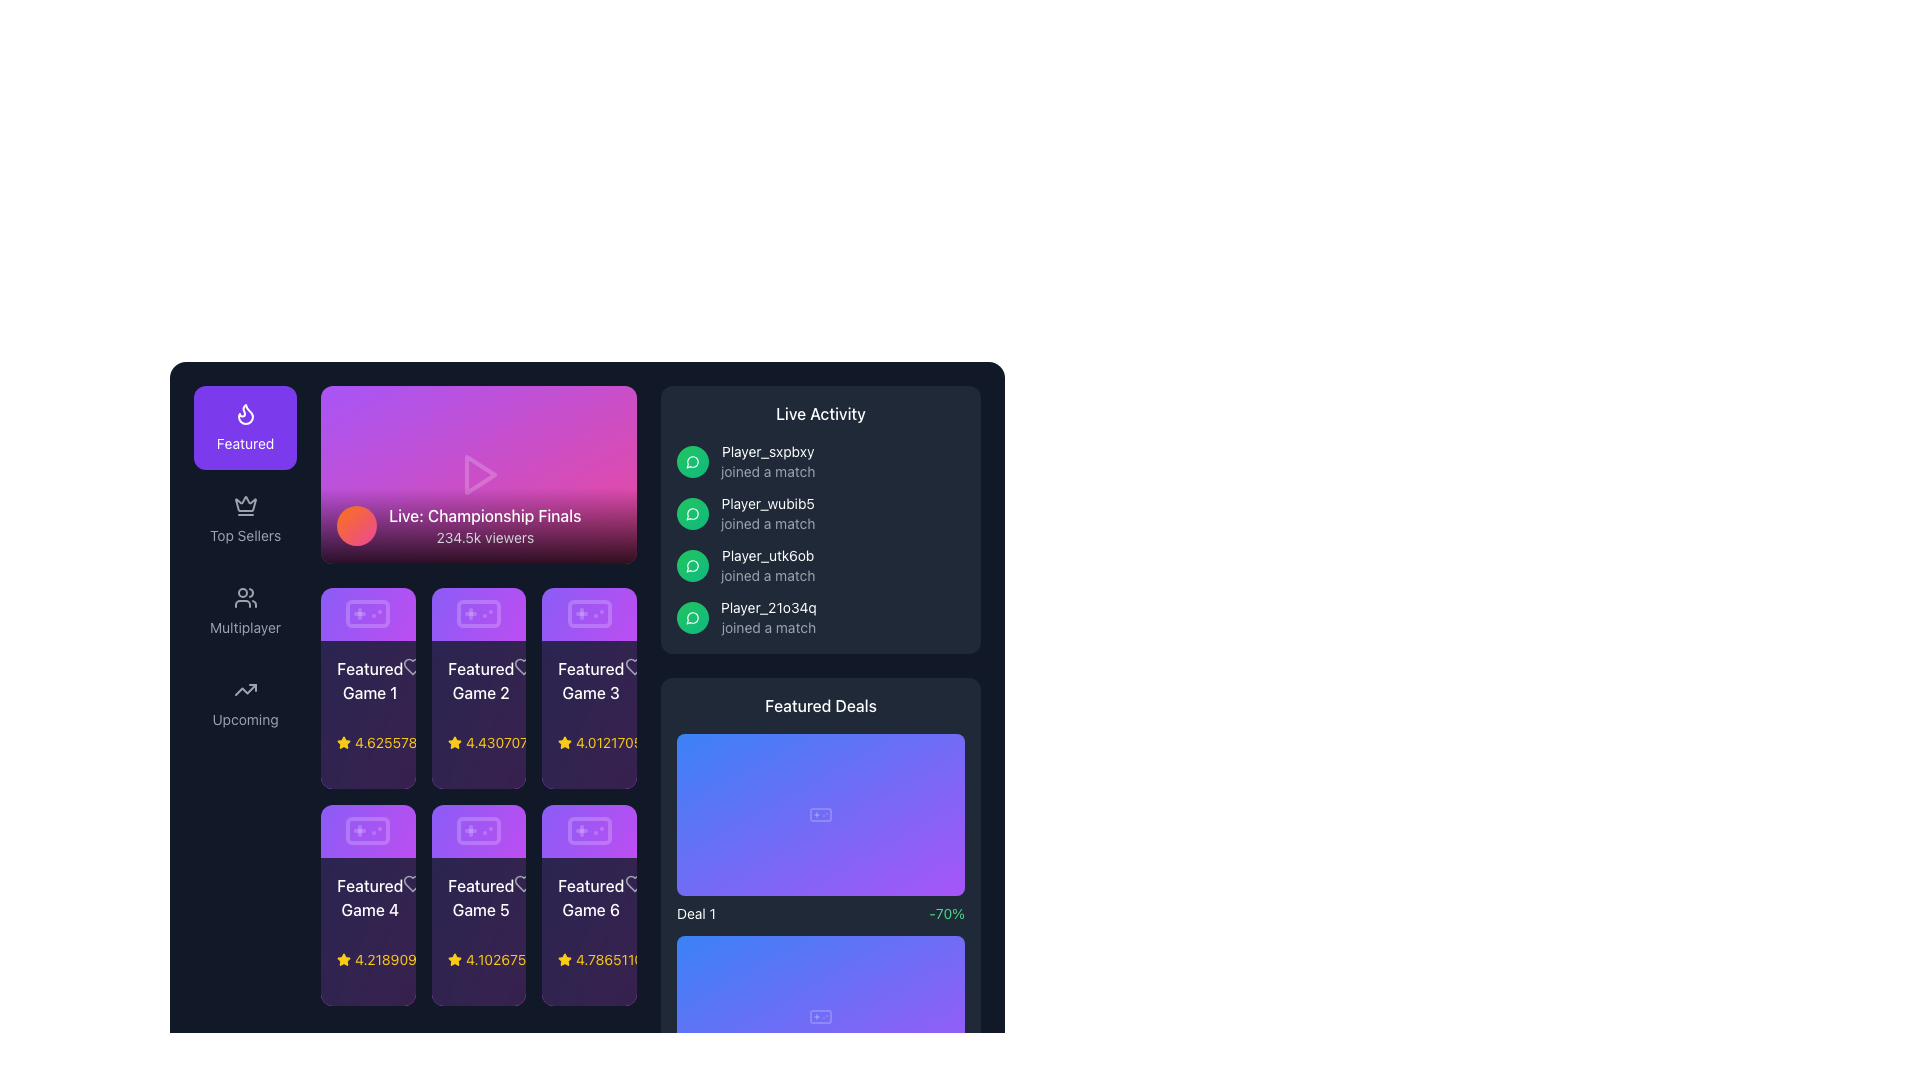 Image resolution: width=1920 pixels, height=1080 pixels. Describe the element at coordinates (453, 959) in the screenshot. I see `the star icon with a yellow fill and outline, which indicates a rating, located next to the numerical rating '4.10' for 'Featured Game 5'` at that location.